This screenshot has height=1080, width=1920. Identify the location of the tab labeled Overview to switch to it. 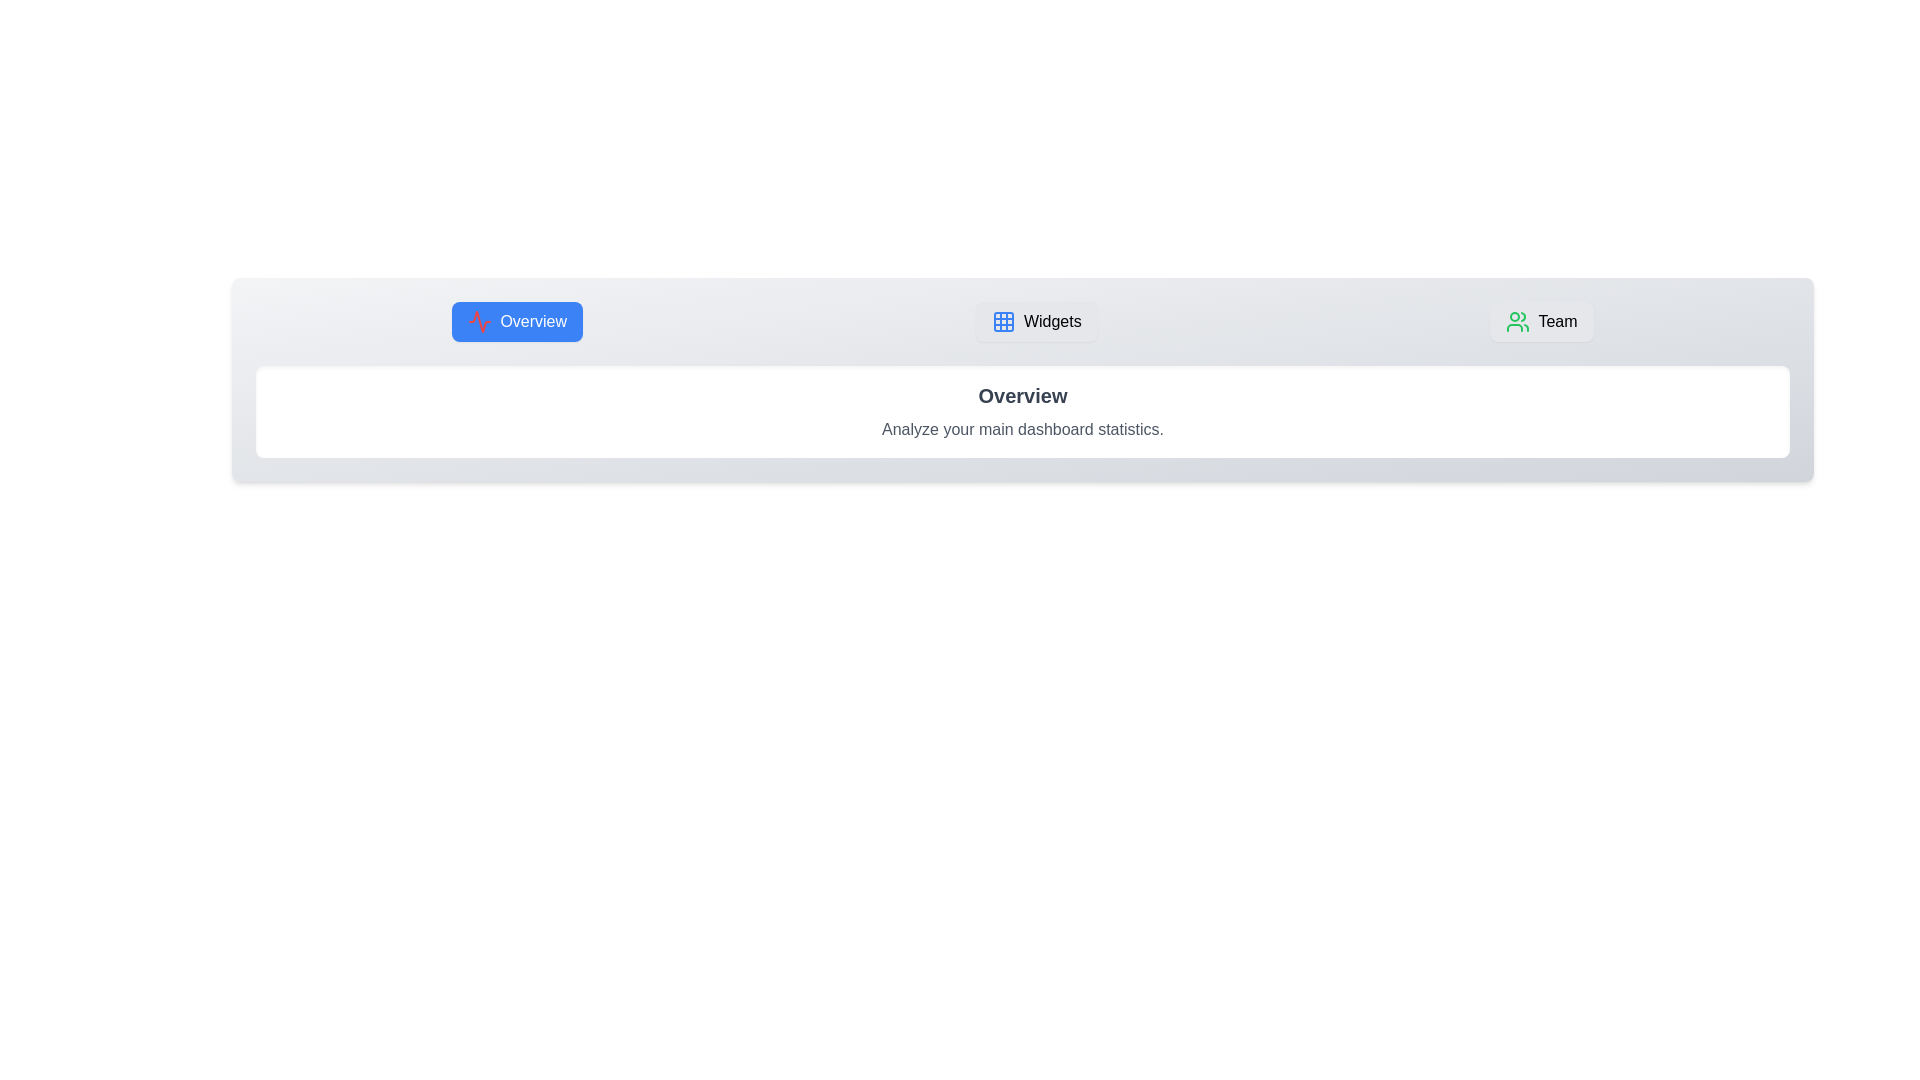
(517, 320).